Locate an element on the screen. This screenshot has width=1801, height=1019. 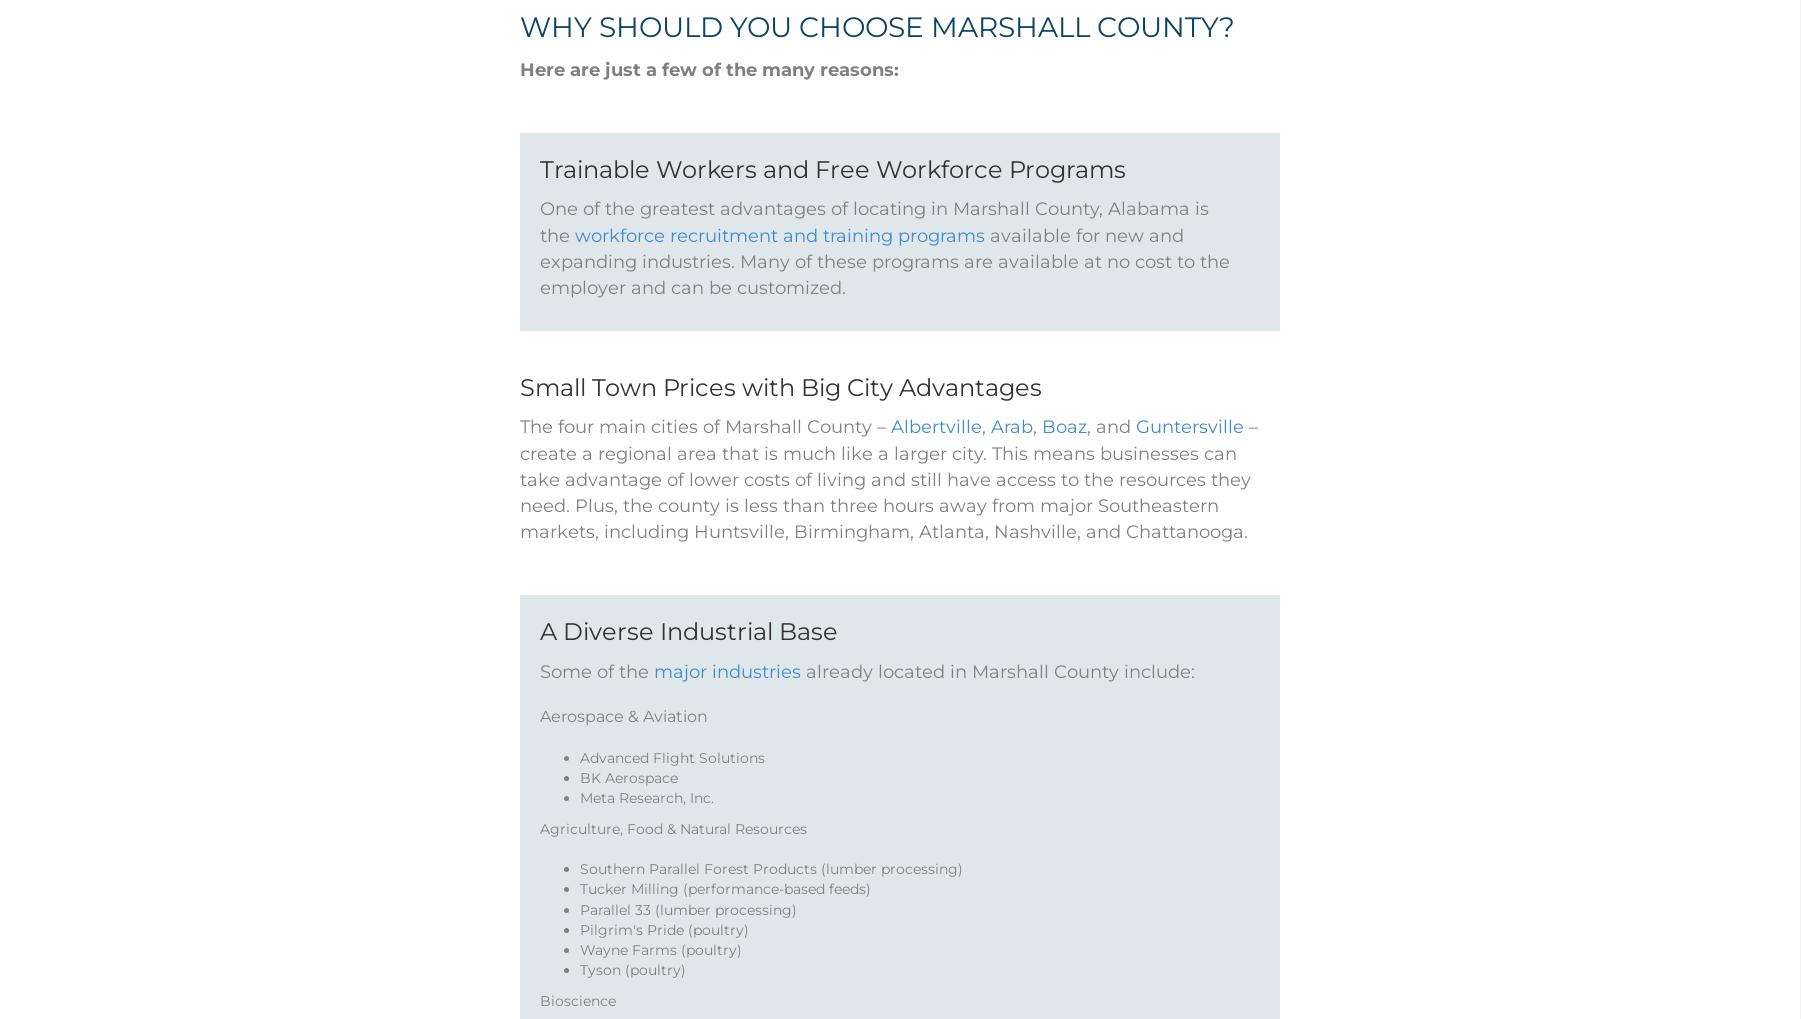
'Agriculture, Food & Natural Resources' is located at coordinates (672, 853).